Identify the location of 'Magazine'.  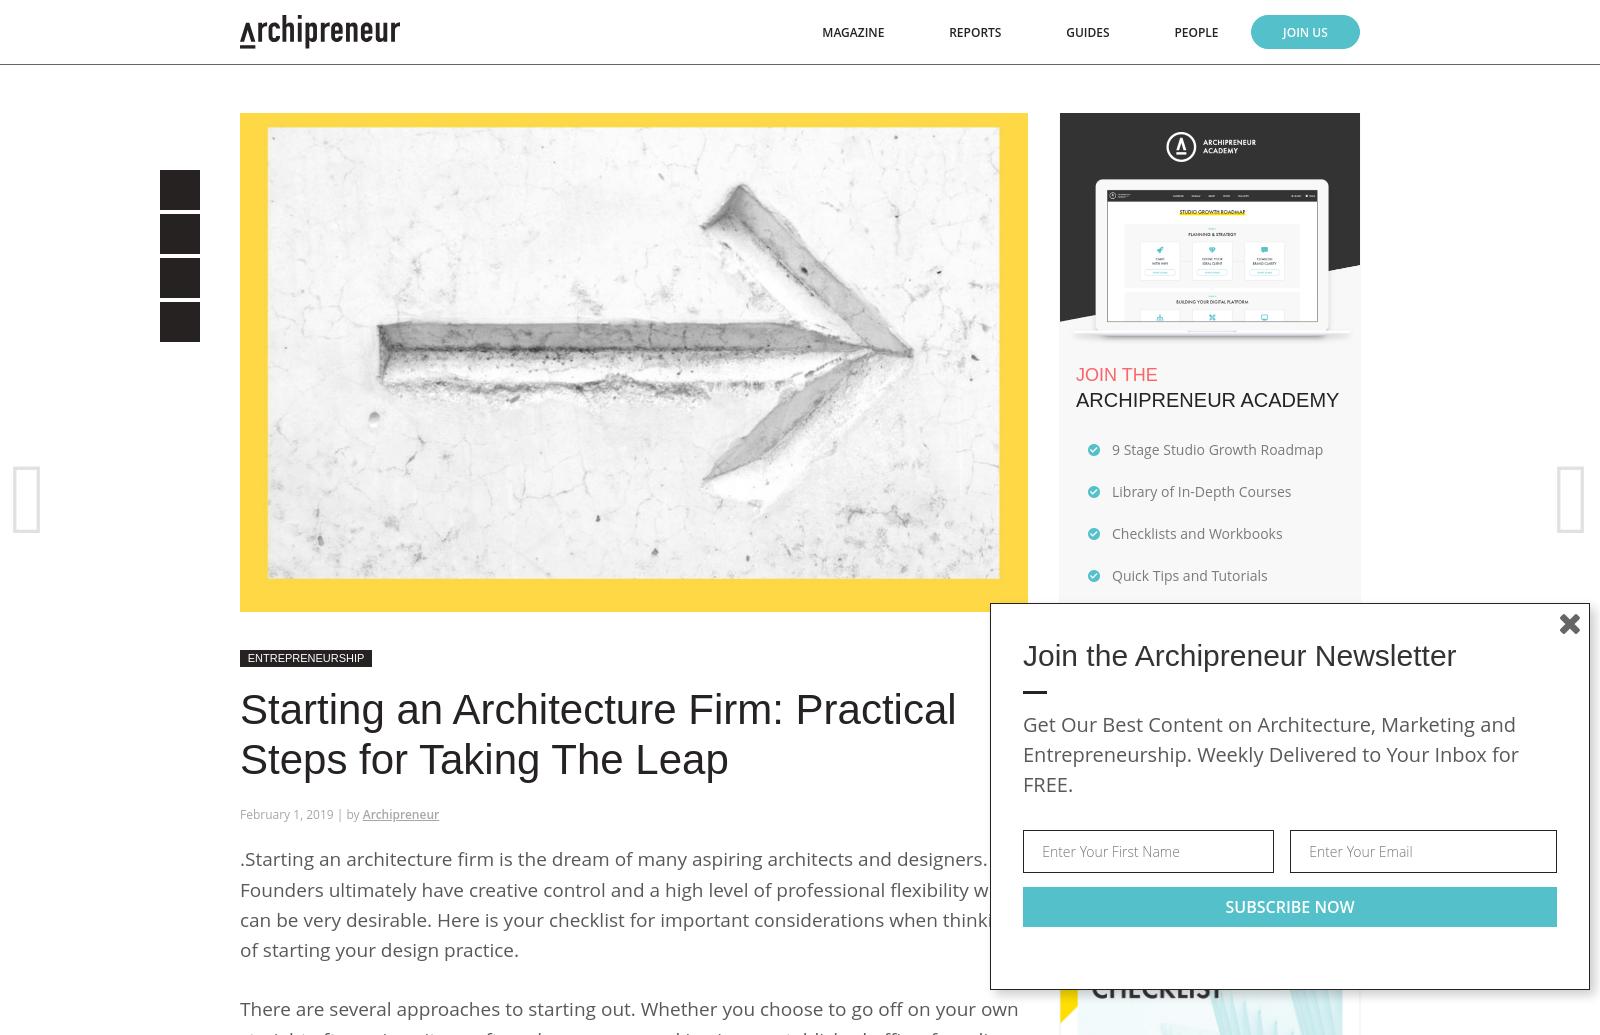
(851, 31).